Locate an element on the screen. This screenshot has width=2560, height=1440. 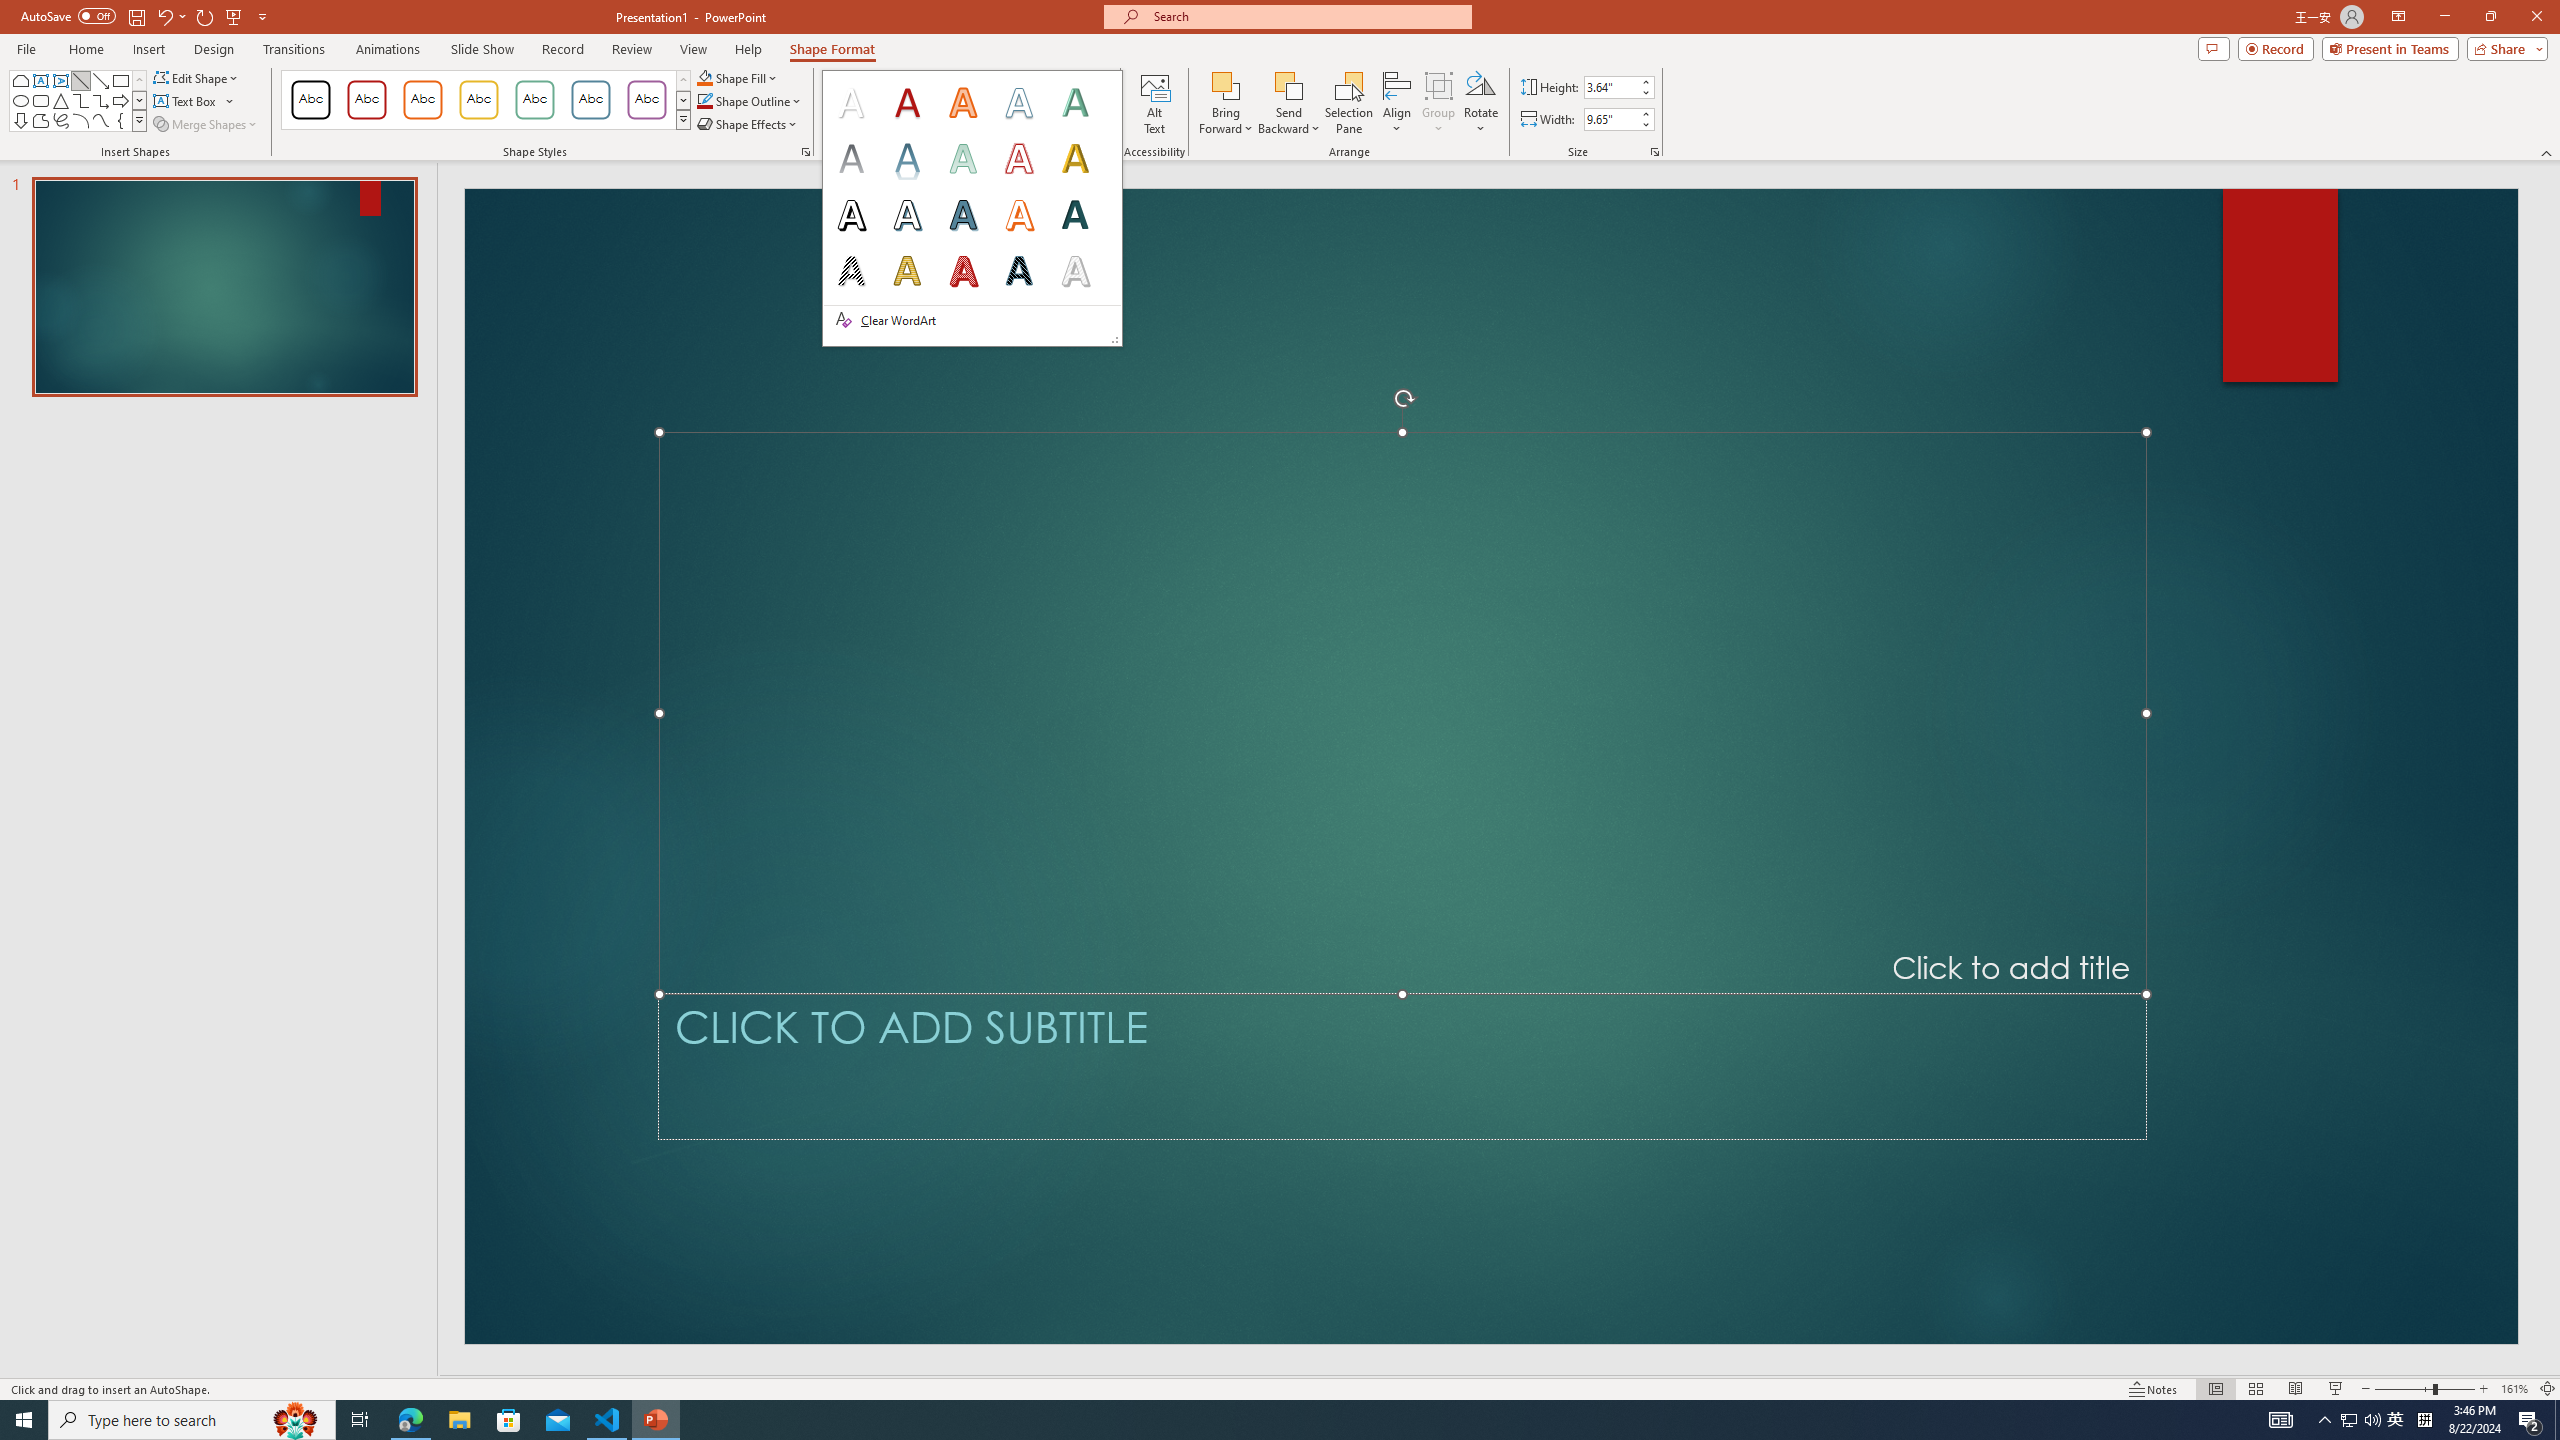
'Merge Shapes' is located at coordinates (207, 122).